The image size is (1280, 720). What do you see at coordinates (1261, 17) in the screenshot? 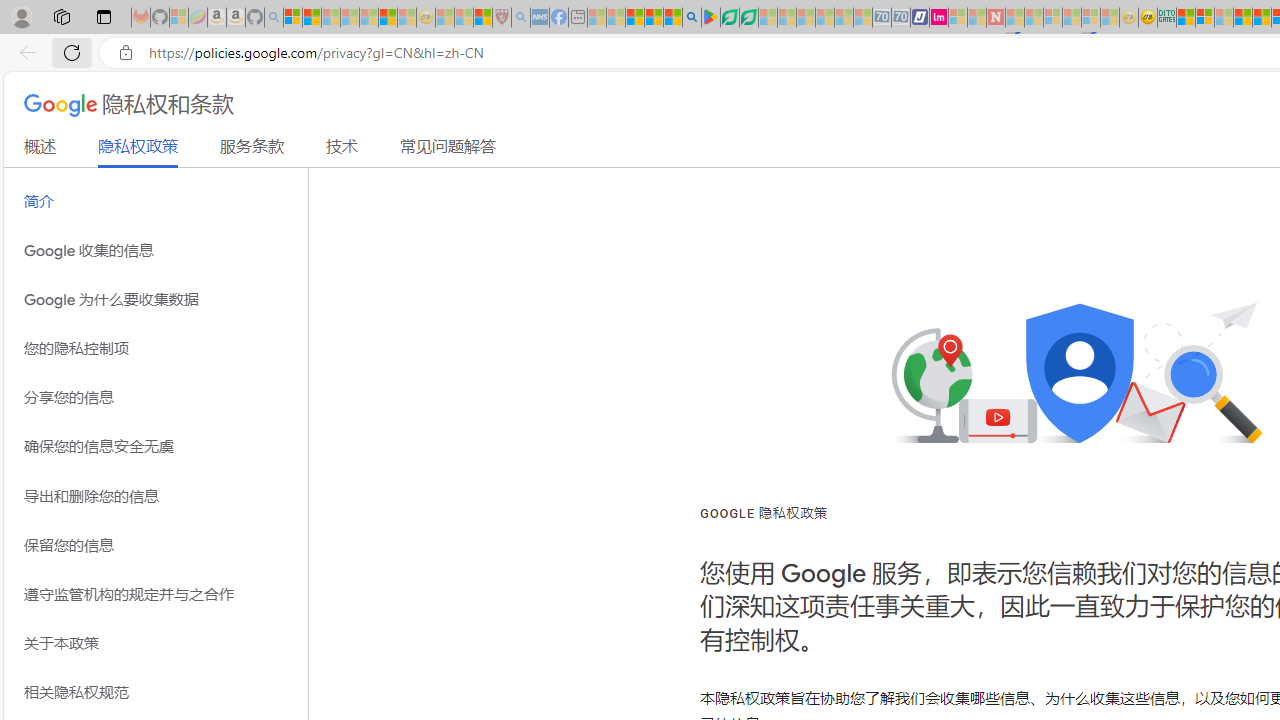
I see `'Kinda Frugal - MSN'` at bounding box center [1261, 17].